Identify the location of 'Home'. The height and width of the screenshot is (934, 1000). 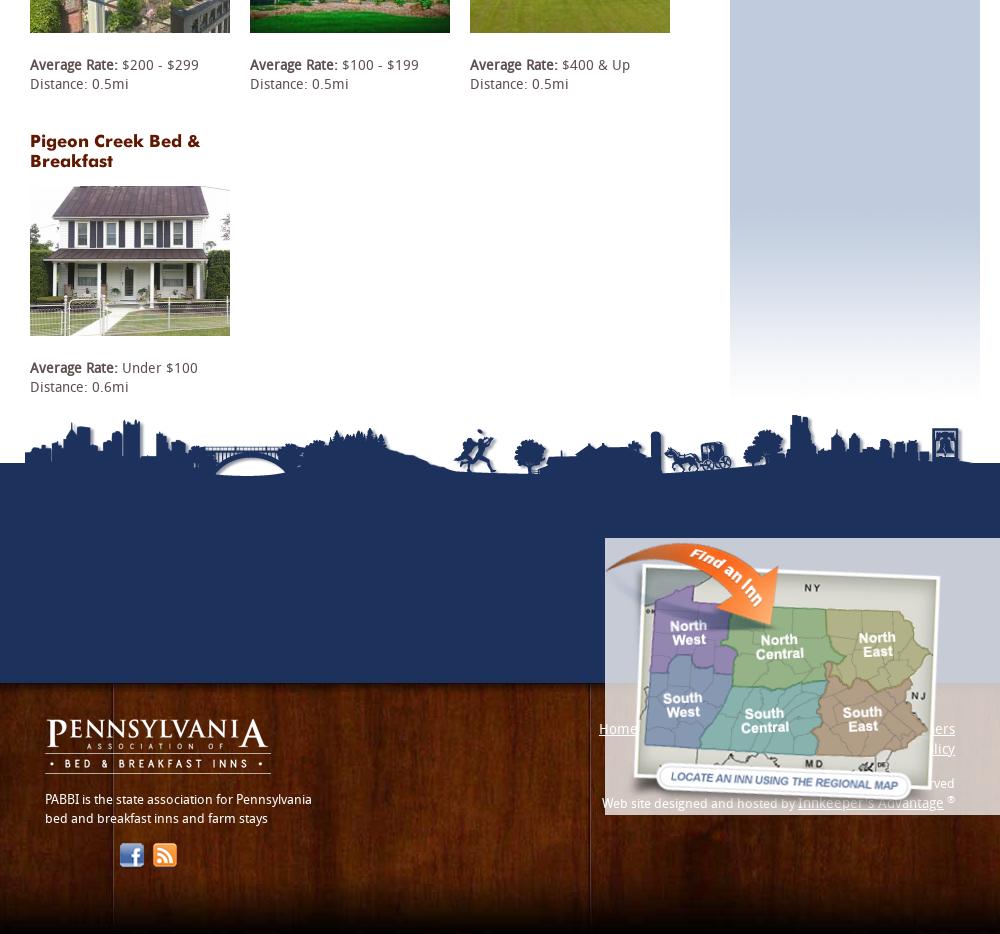
(617, 727).